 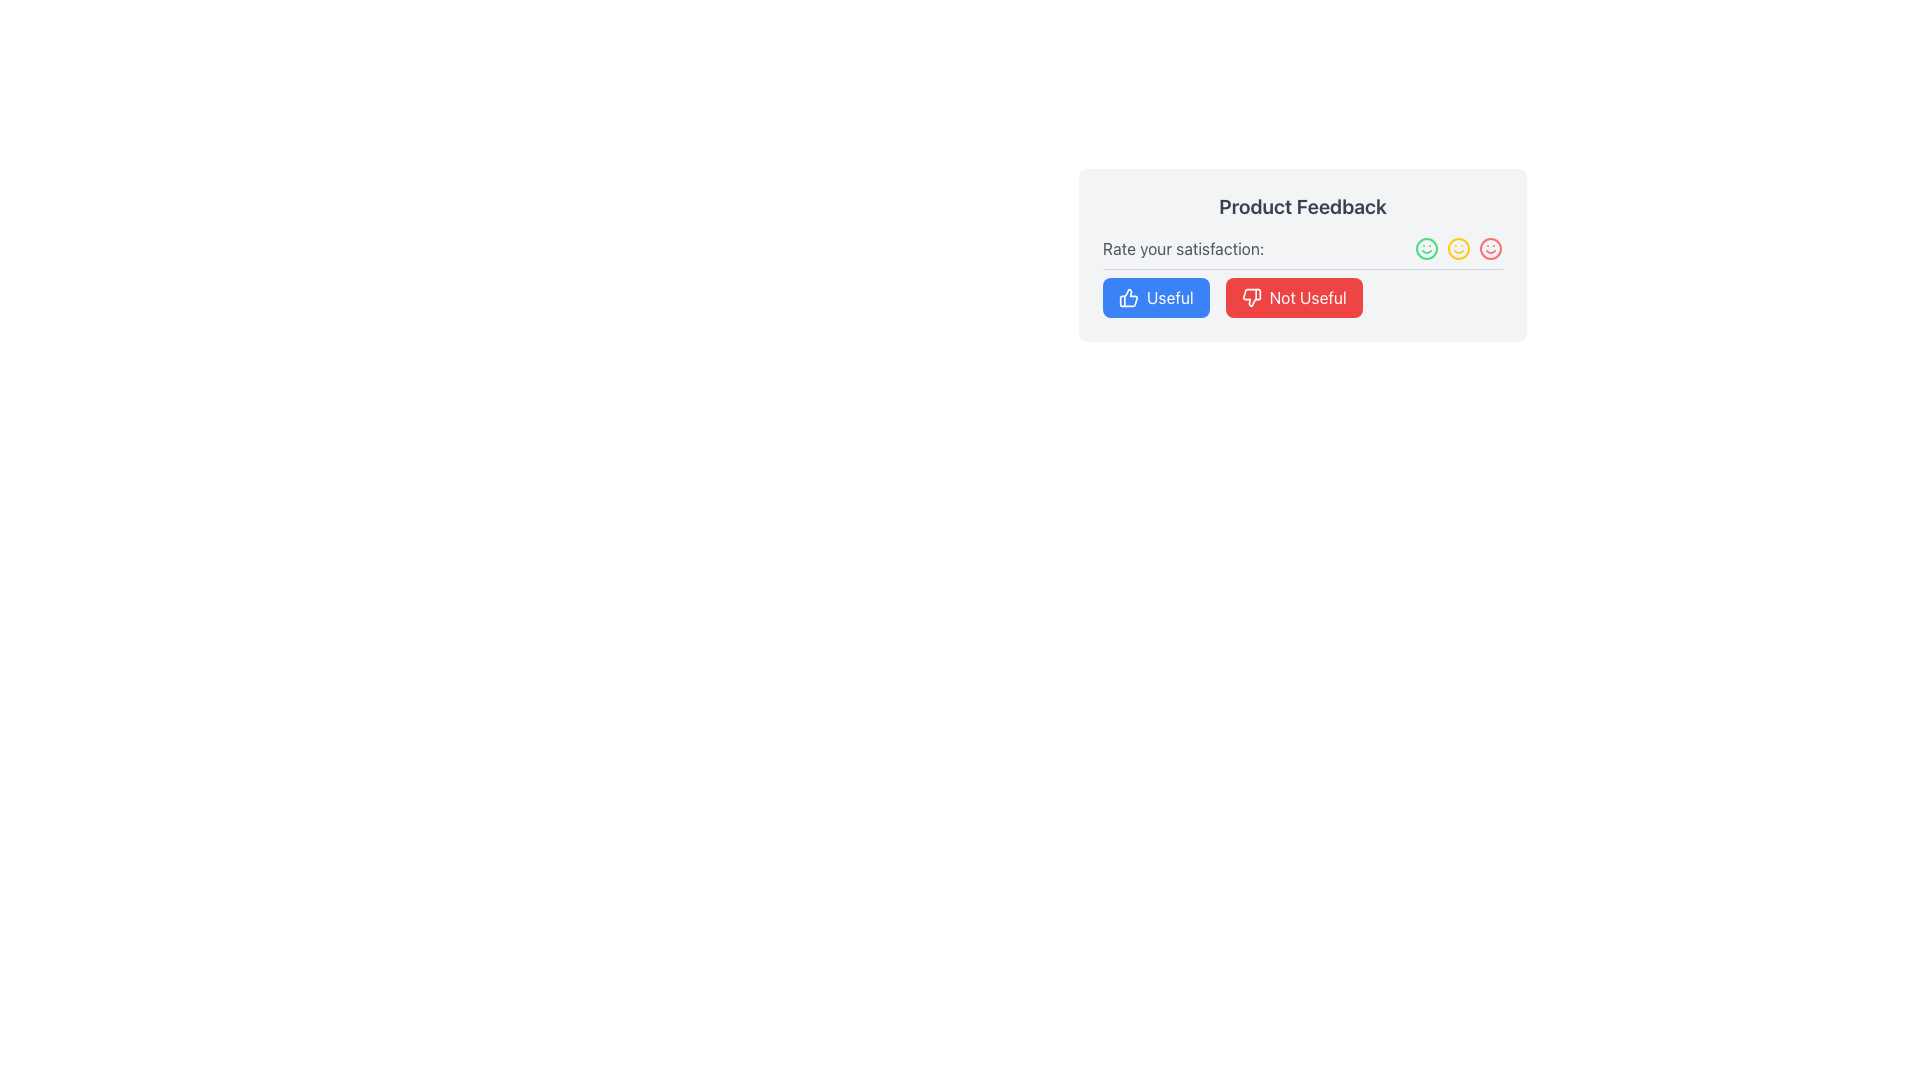 I want to click on the facial icons in the Rating prompt that displays 'Rate your satisfaction:' for context, so click(x=1302, y=277).